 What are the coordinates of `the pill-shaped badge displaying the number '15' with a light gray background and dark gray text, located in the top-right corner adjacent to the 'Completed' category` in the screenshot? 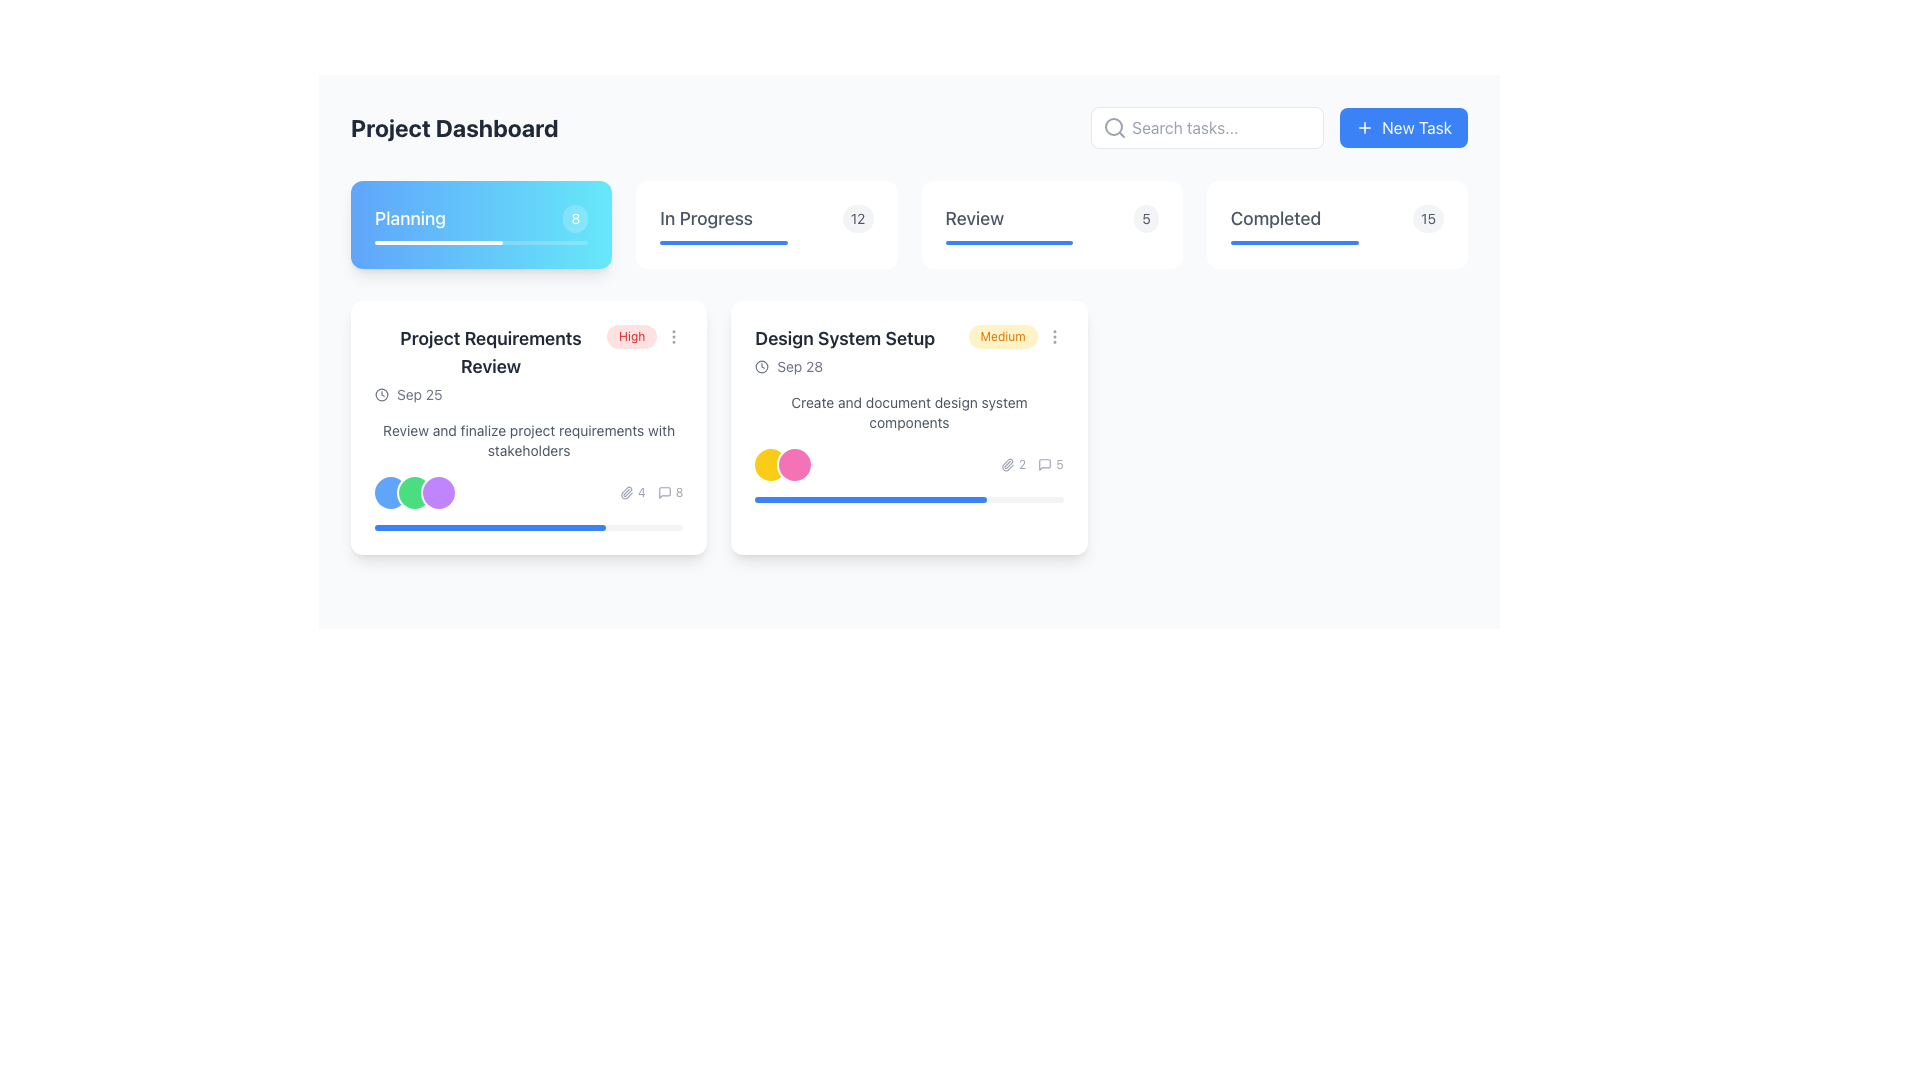 It's located at (1427, 219).